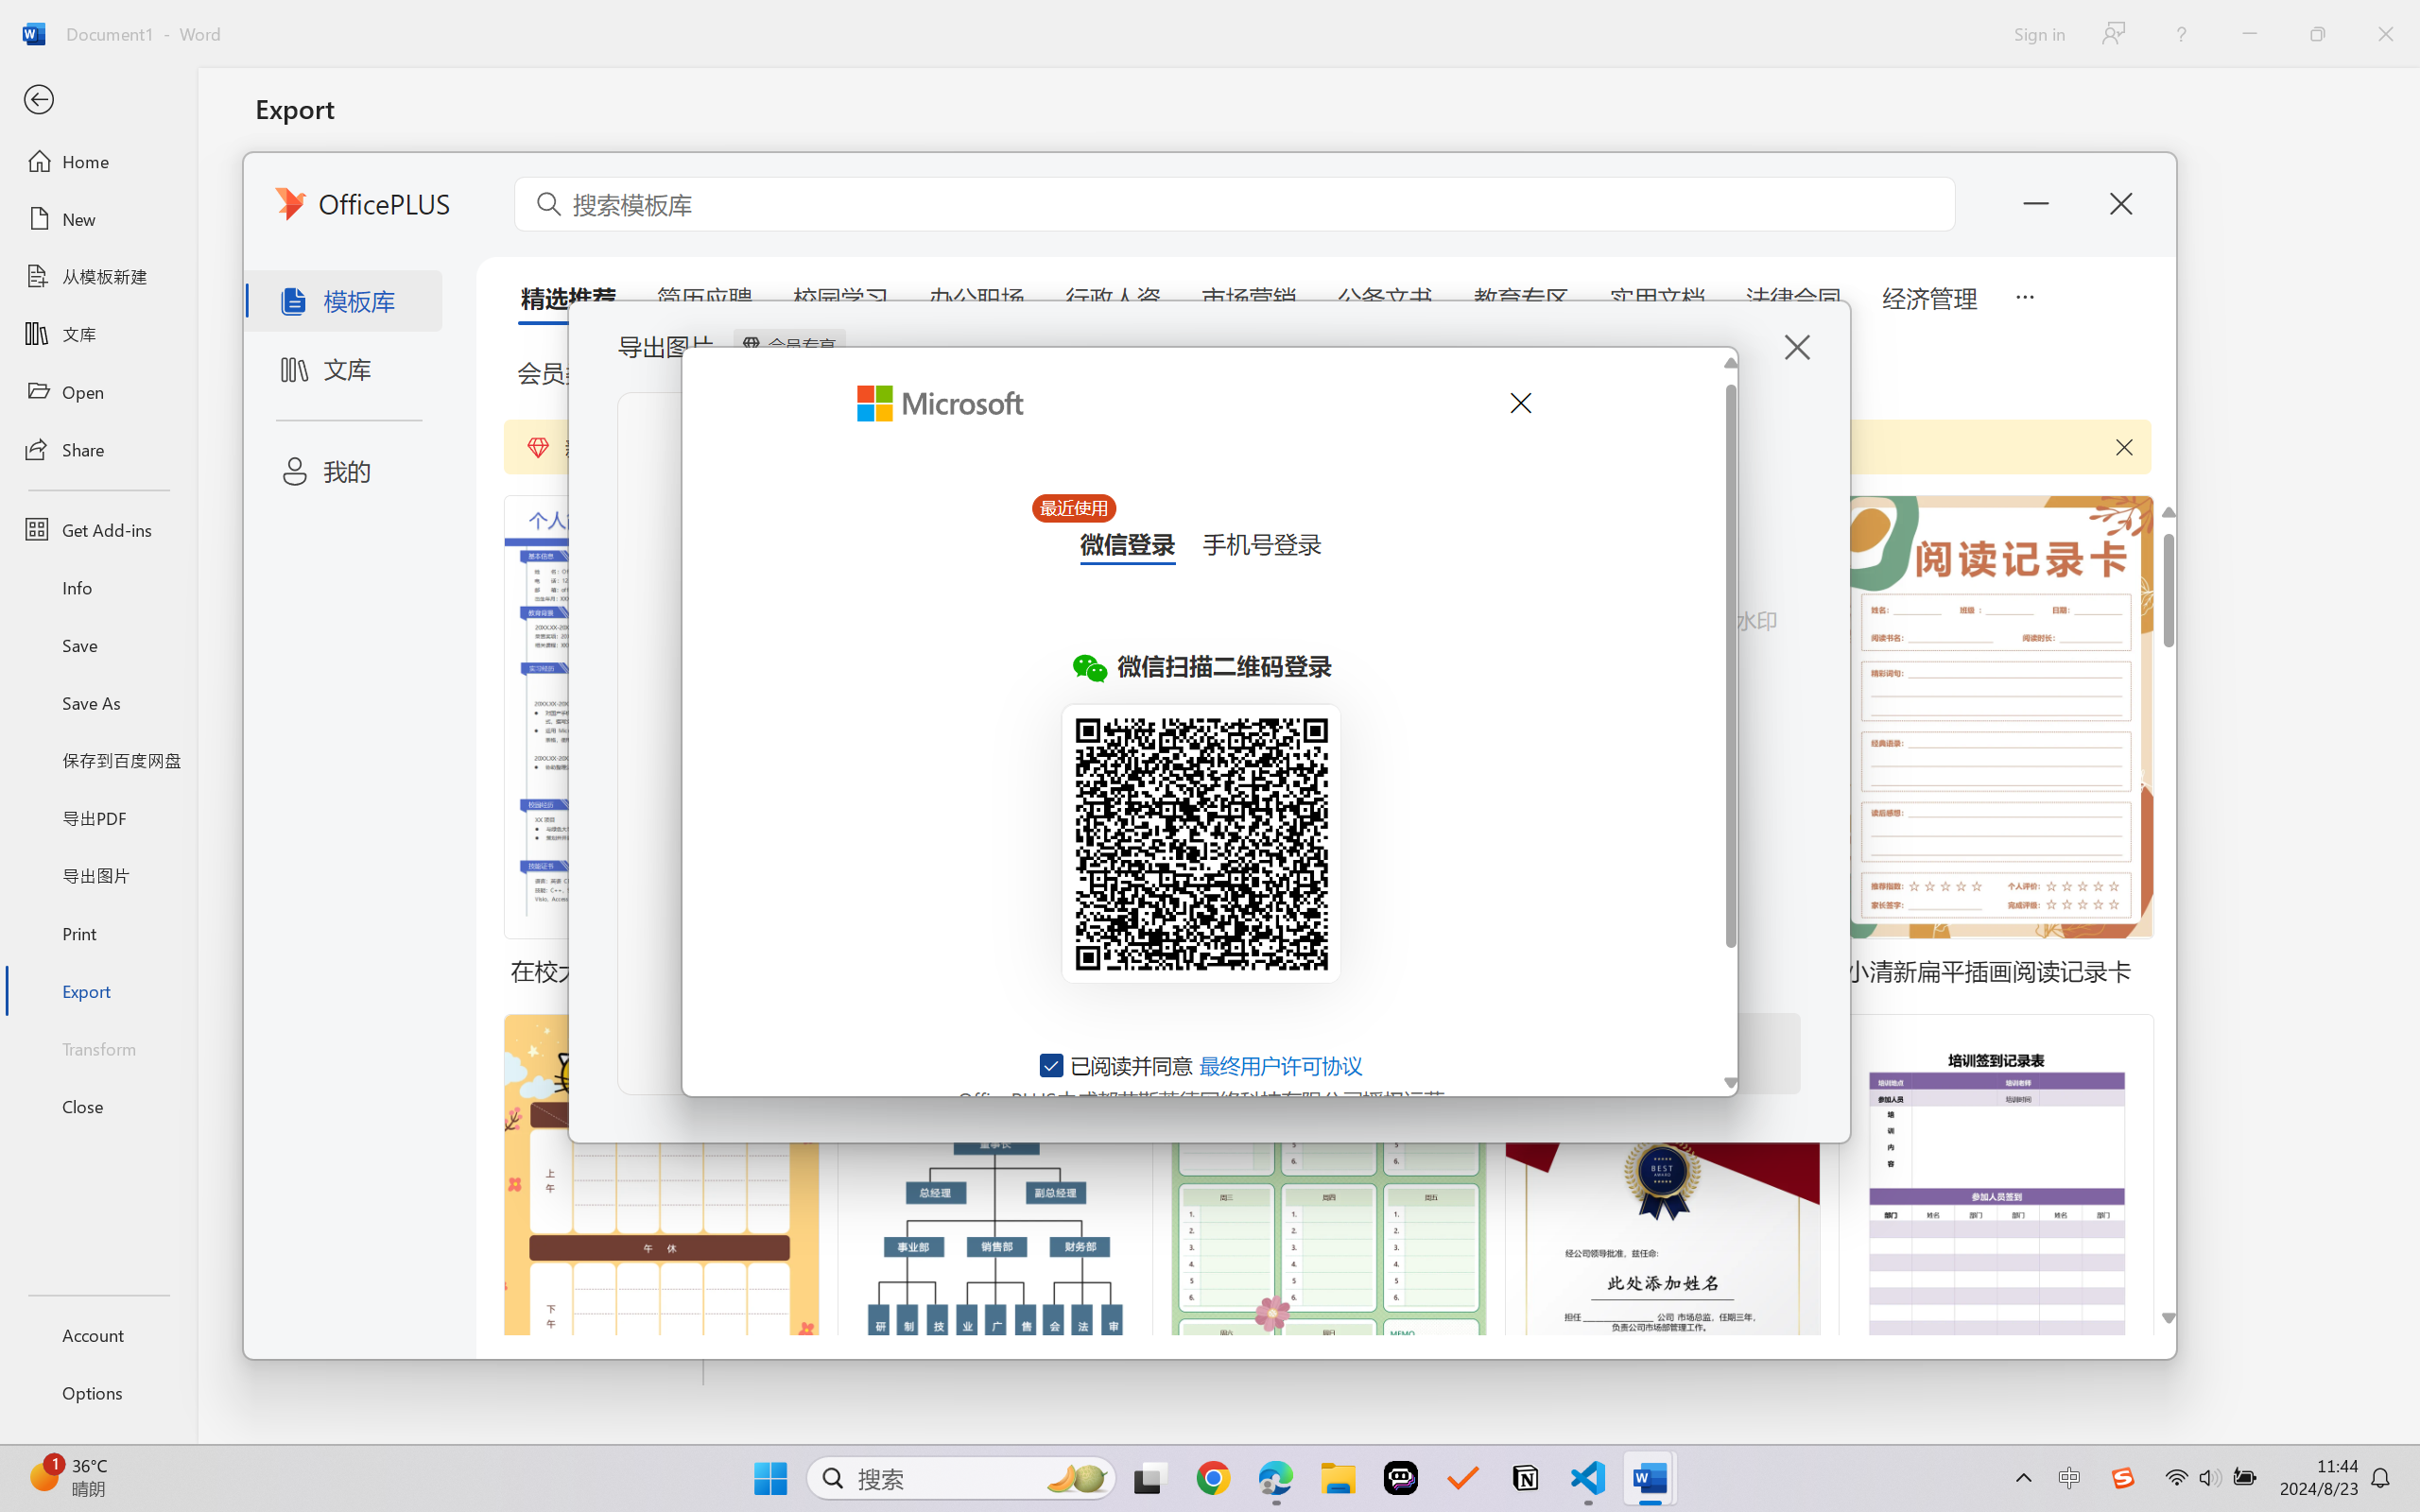  Describe the element at coordinates (97, 528) in the screenshot. I see `'Get Add-ins'` at that location.